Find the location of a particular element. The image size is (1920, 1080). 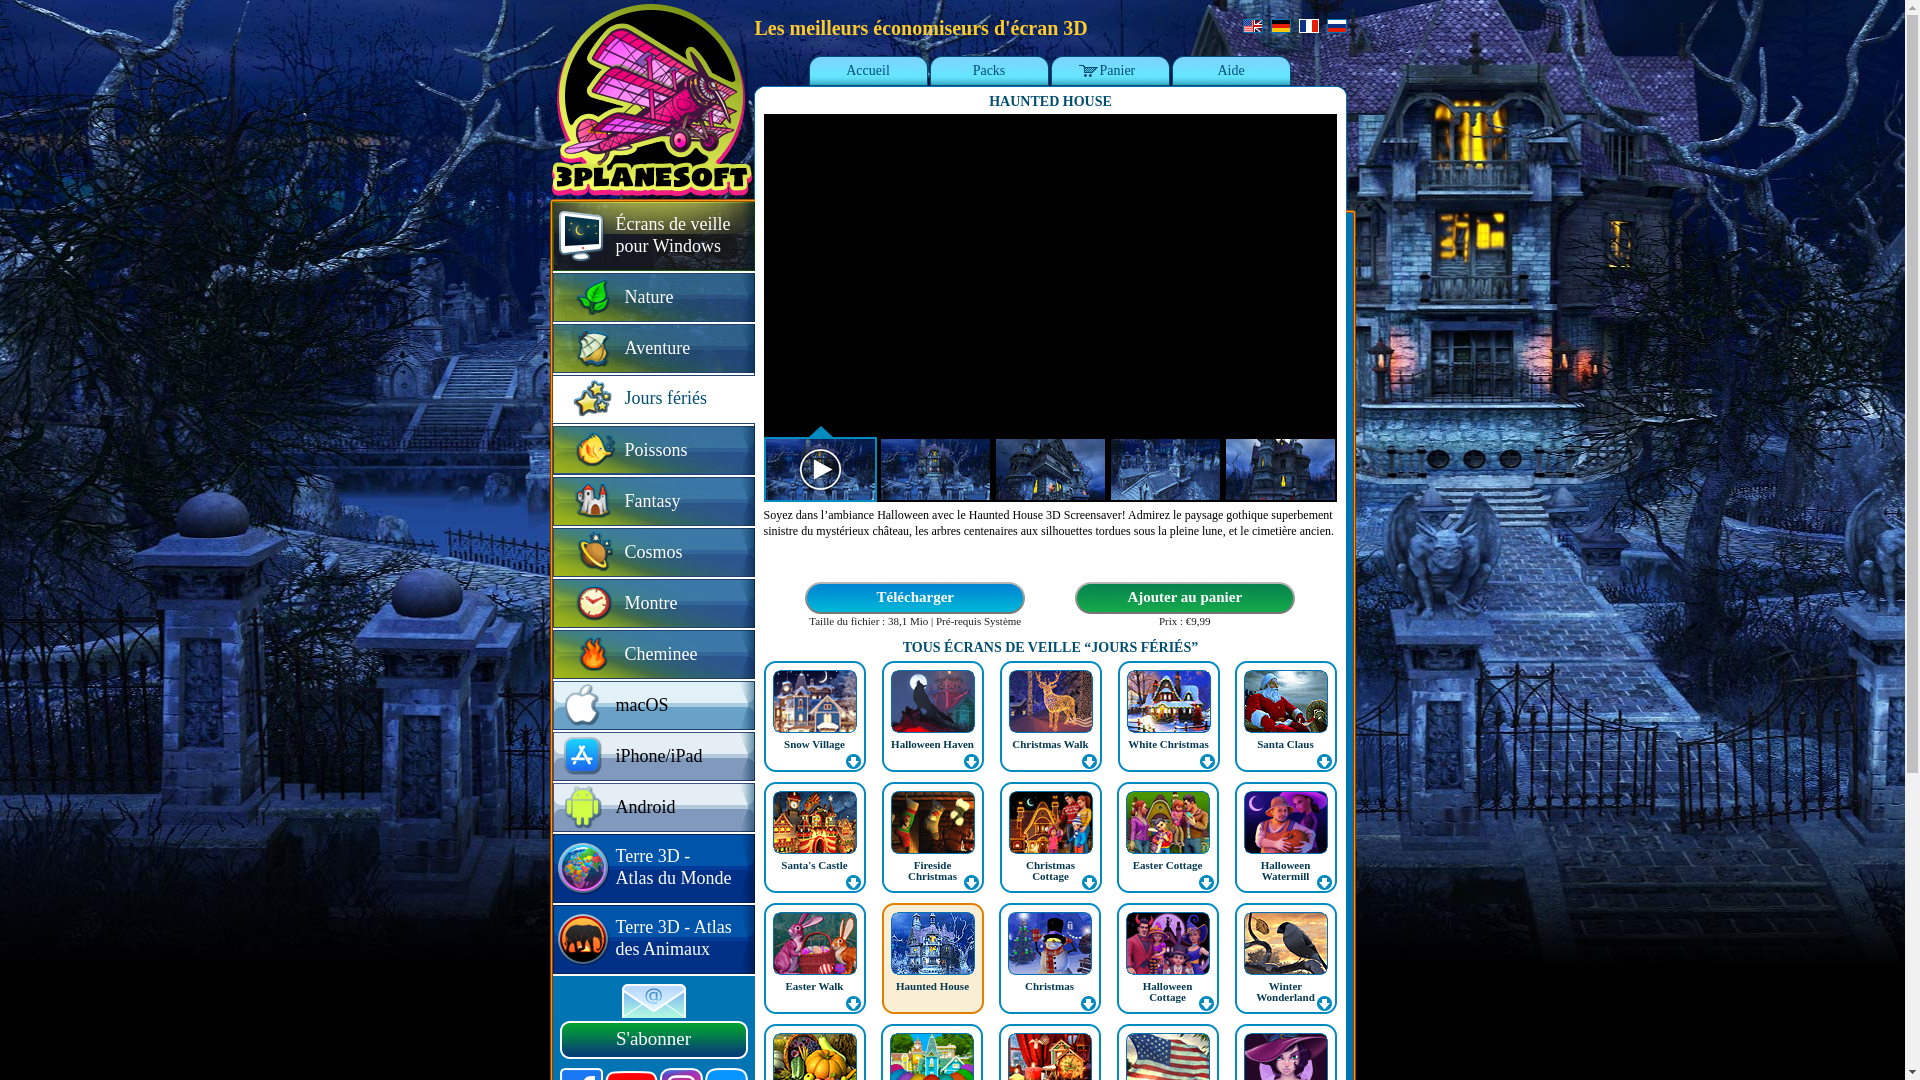

'Android' is located at coordinates (652, 807).